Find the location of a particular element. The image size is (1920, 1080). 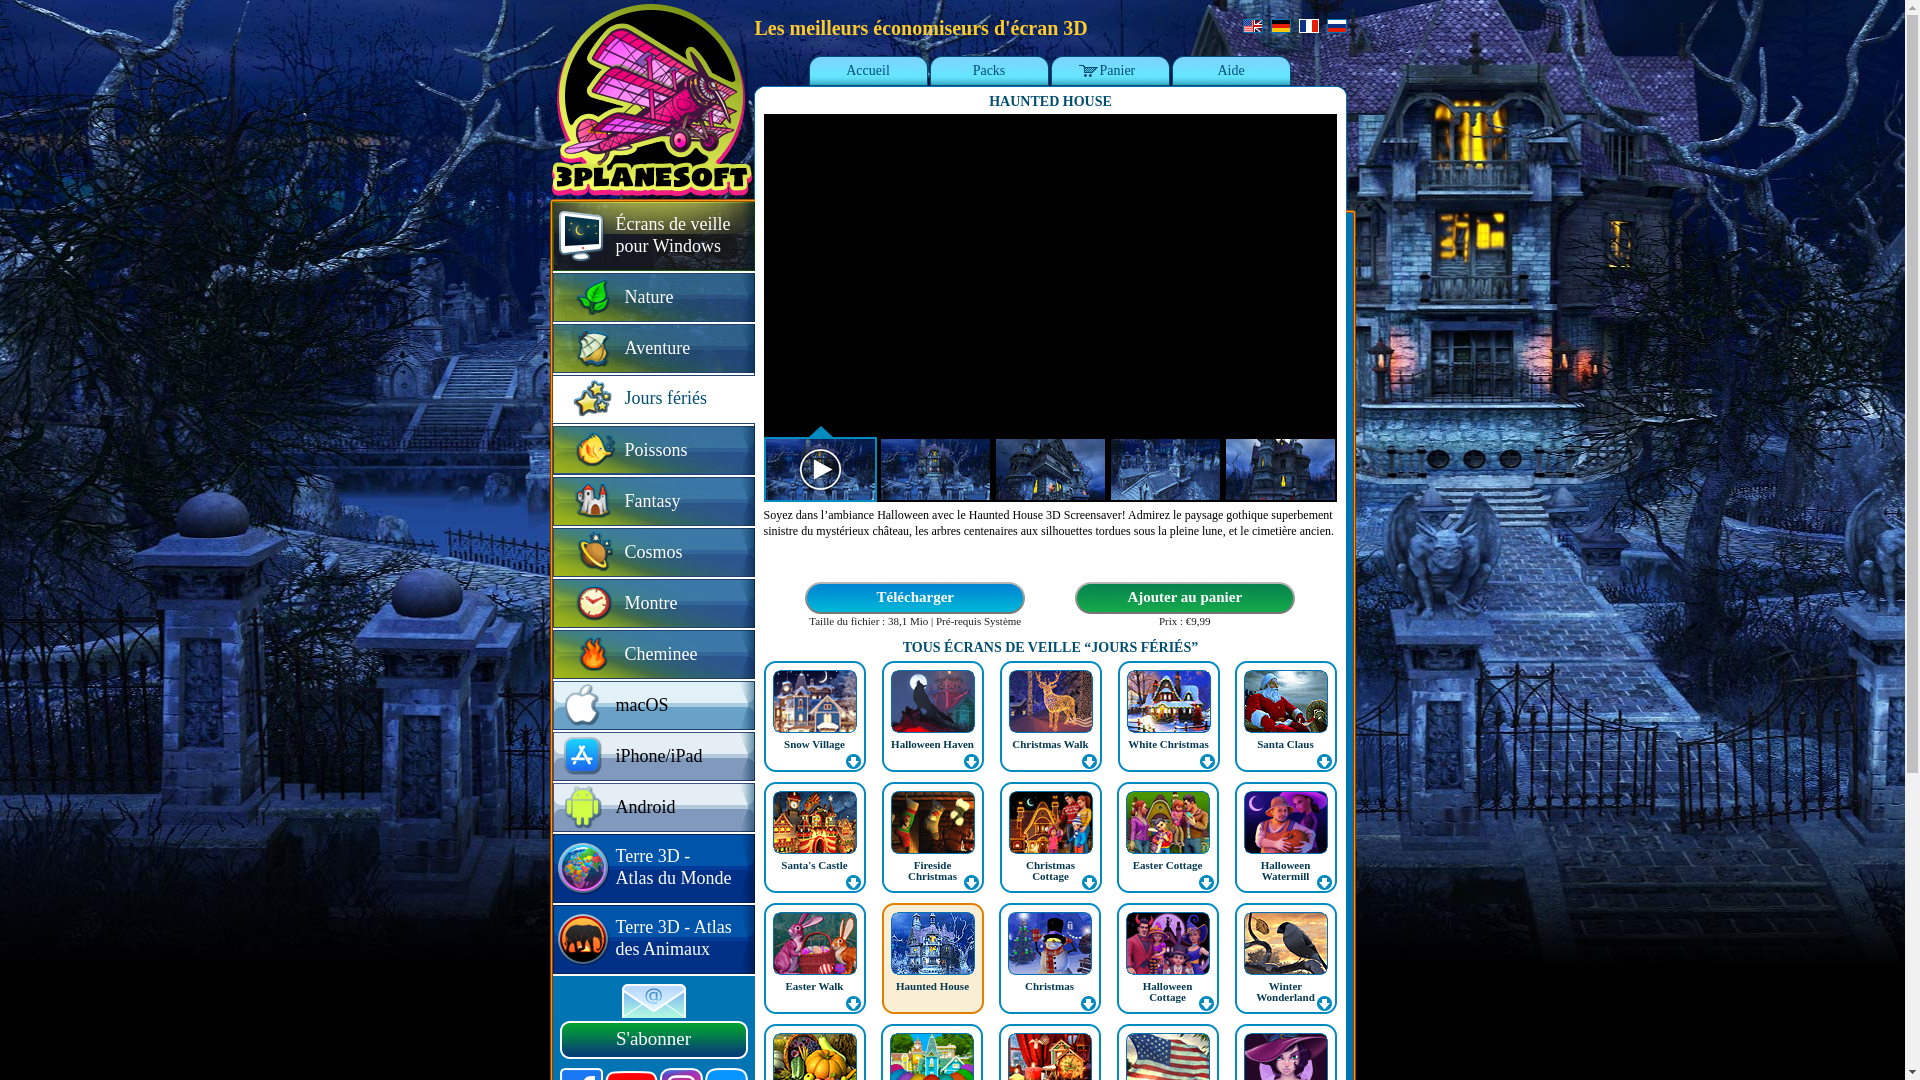

'Android' is located at coordinates (652, 807).